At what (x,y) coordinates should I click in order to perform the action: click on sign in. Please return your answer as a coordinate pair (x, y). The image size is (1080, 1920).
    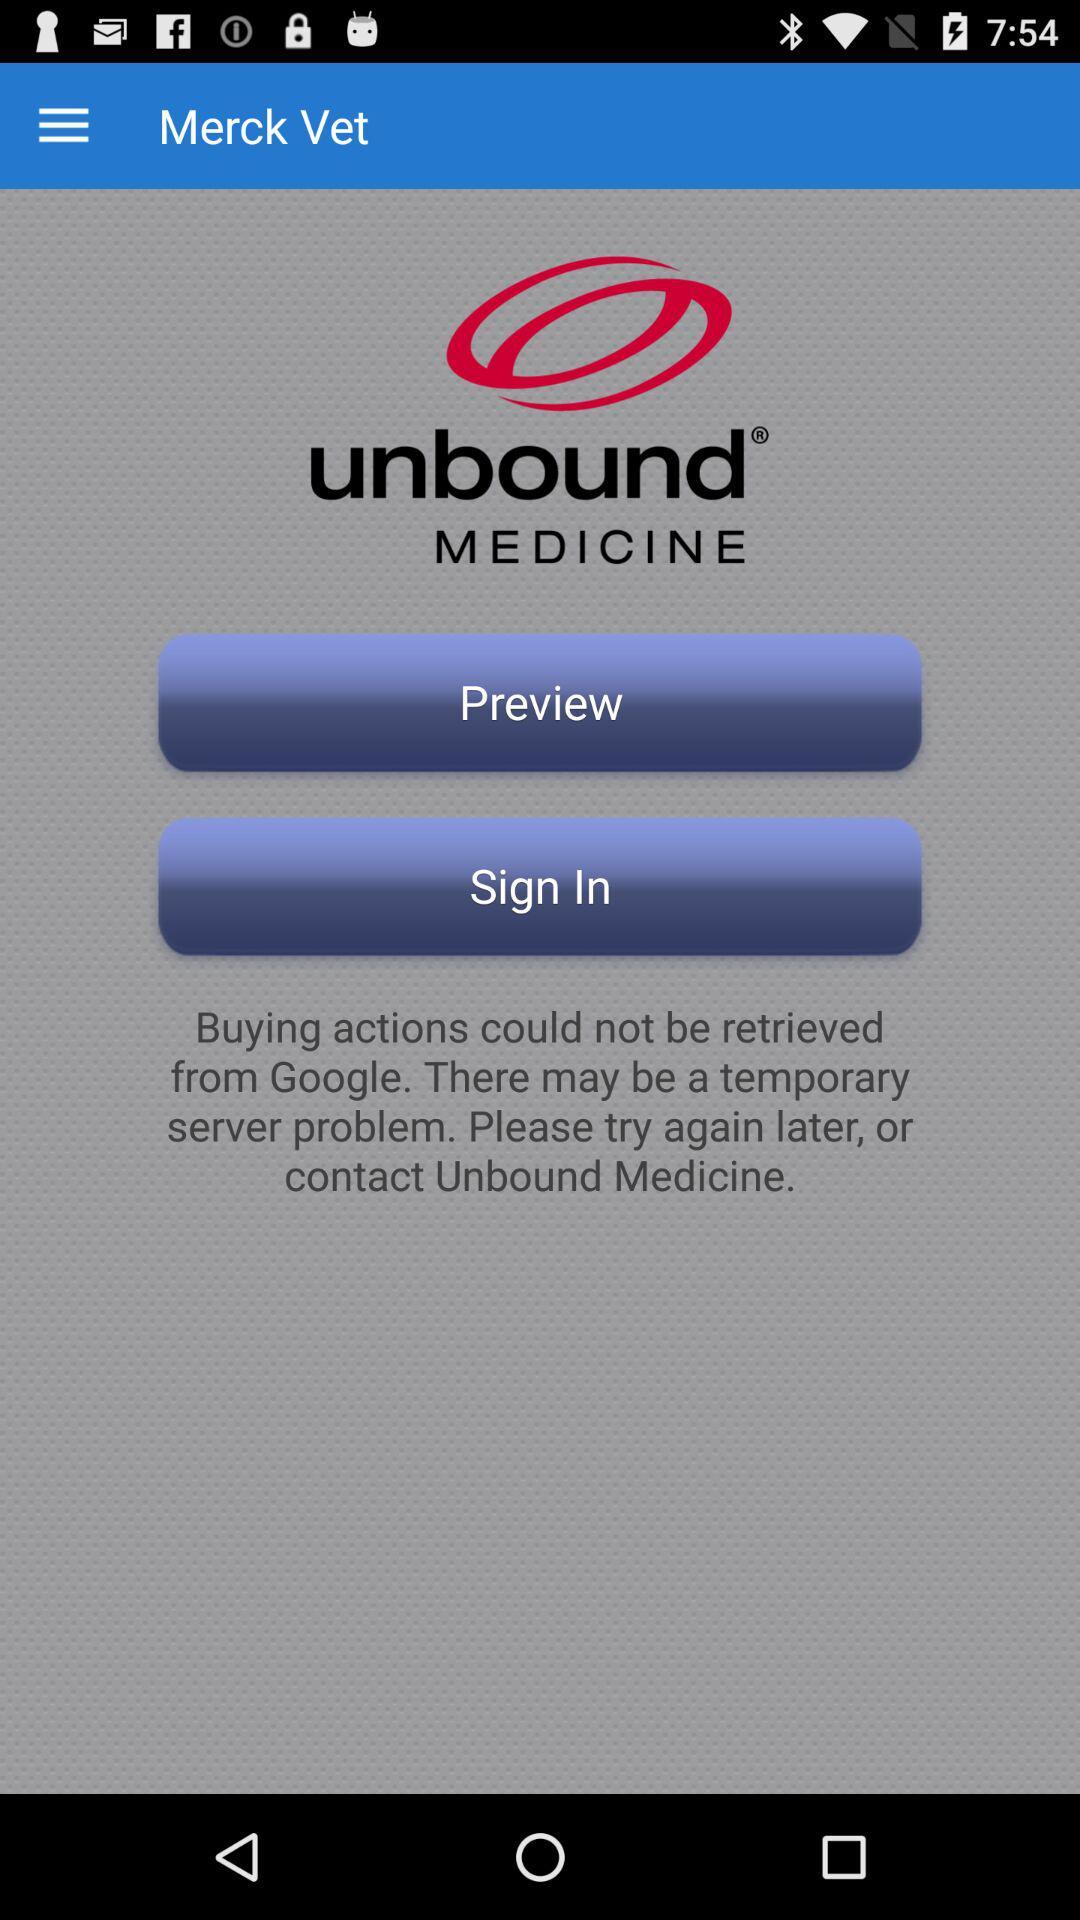
    Looking at the image, I should click on (540, 891).